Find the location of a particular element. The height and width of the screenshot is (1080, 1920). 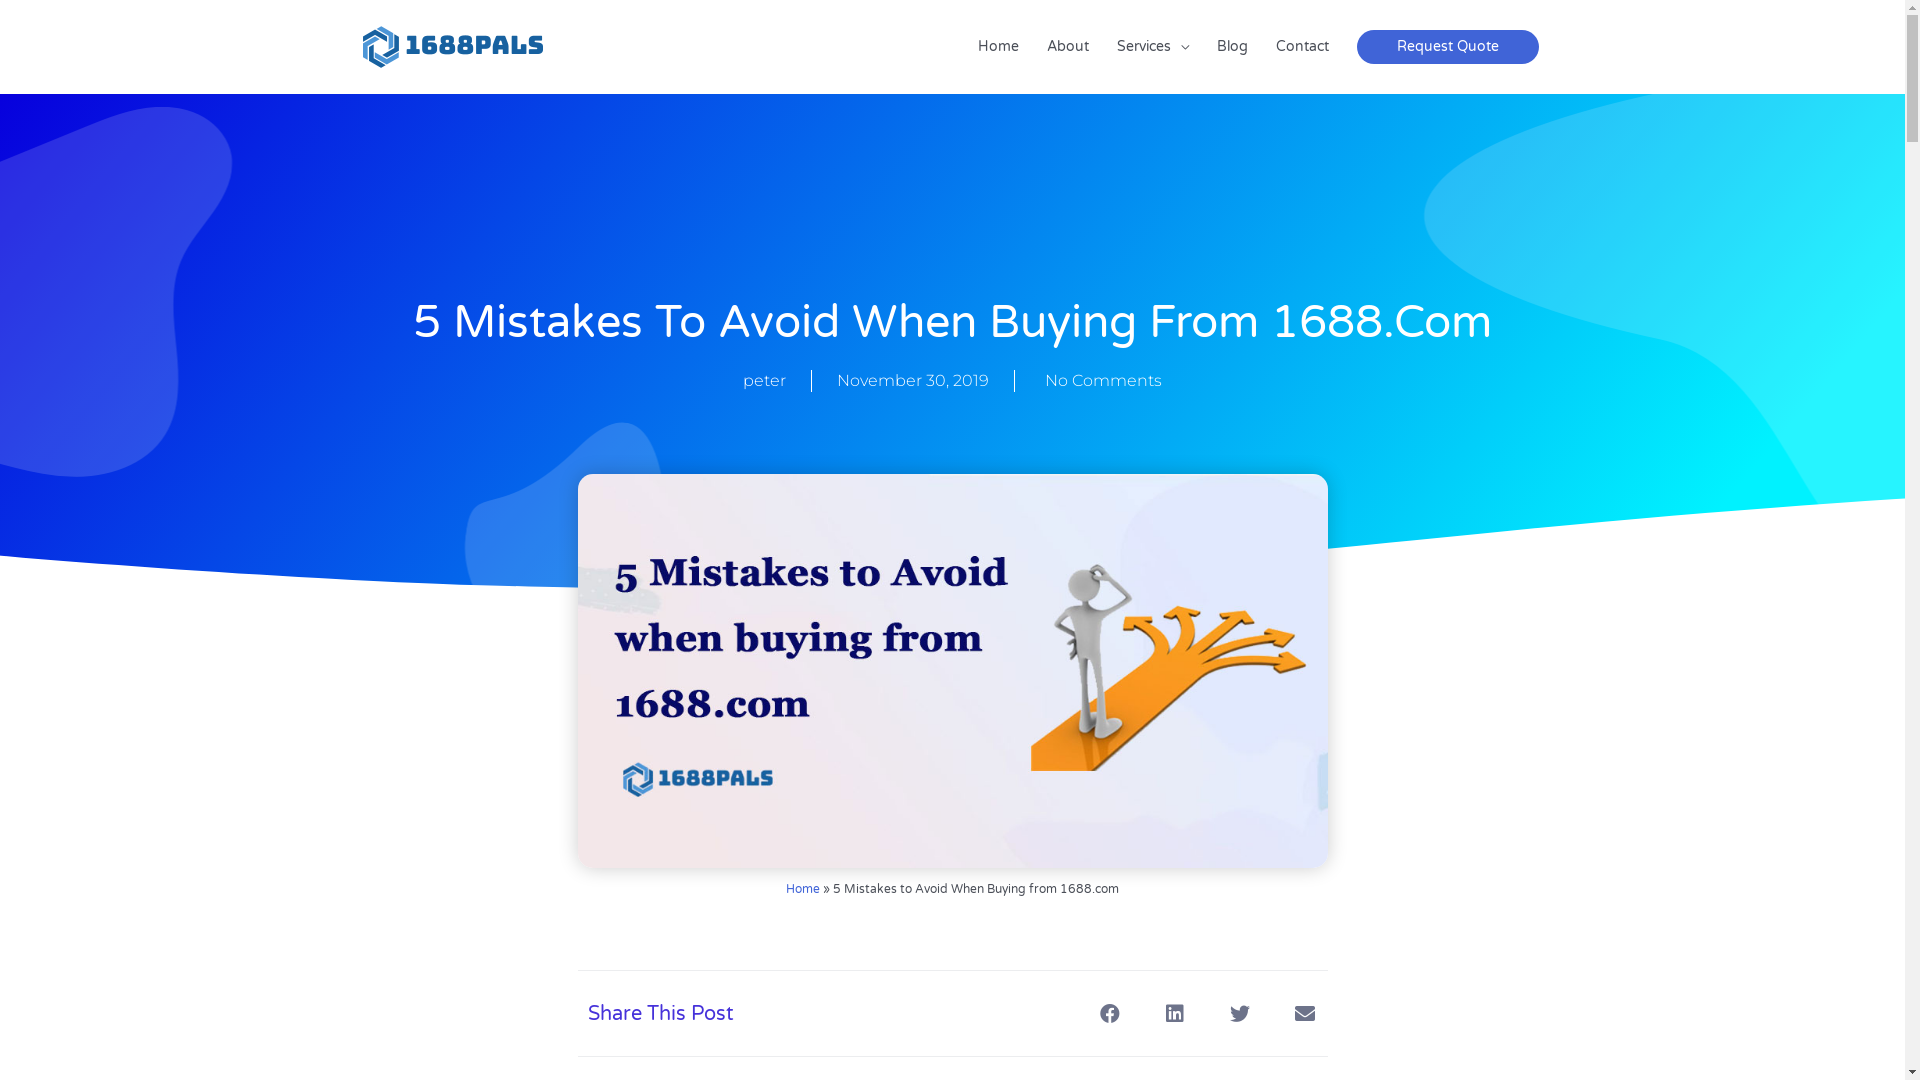

'Services' is located at coordinates (1152, 45).